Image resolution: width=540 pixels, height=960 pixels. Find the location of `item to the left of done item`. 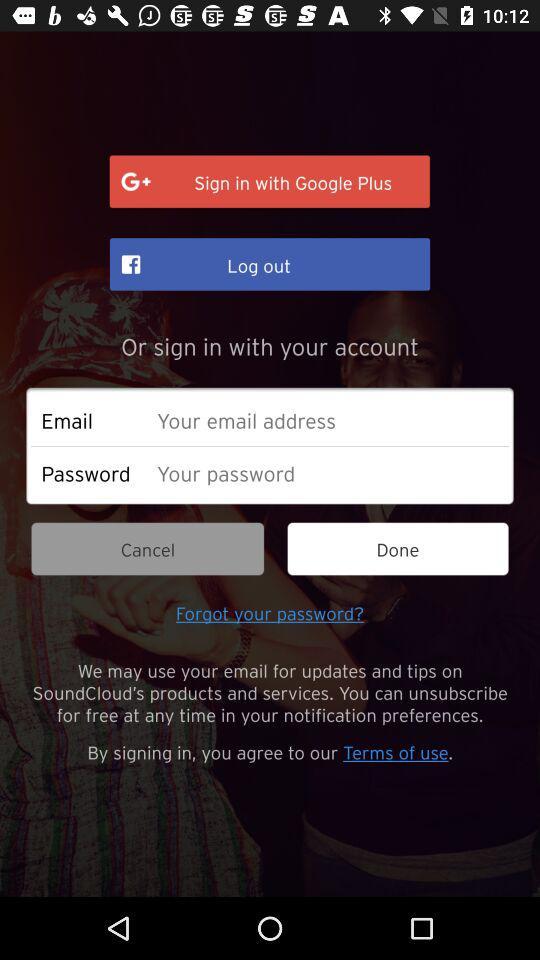

item to the left of done item is located at coordinates (146, 549).